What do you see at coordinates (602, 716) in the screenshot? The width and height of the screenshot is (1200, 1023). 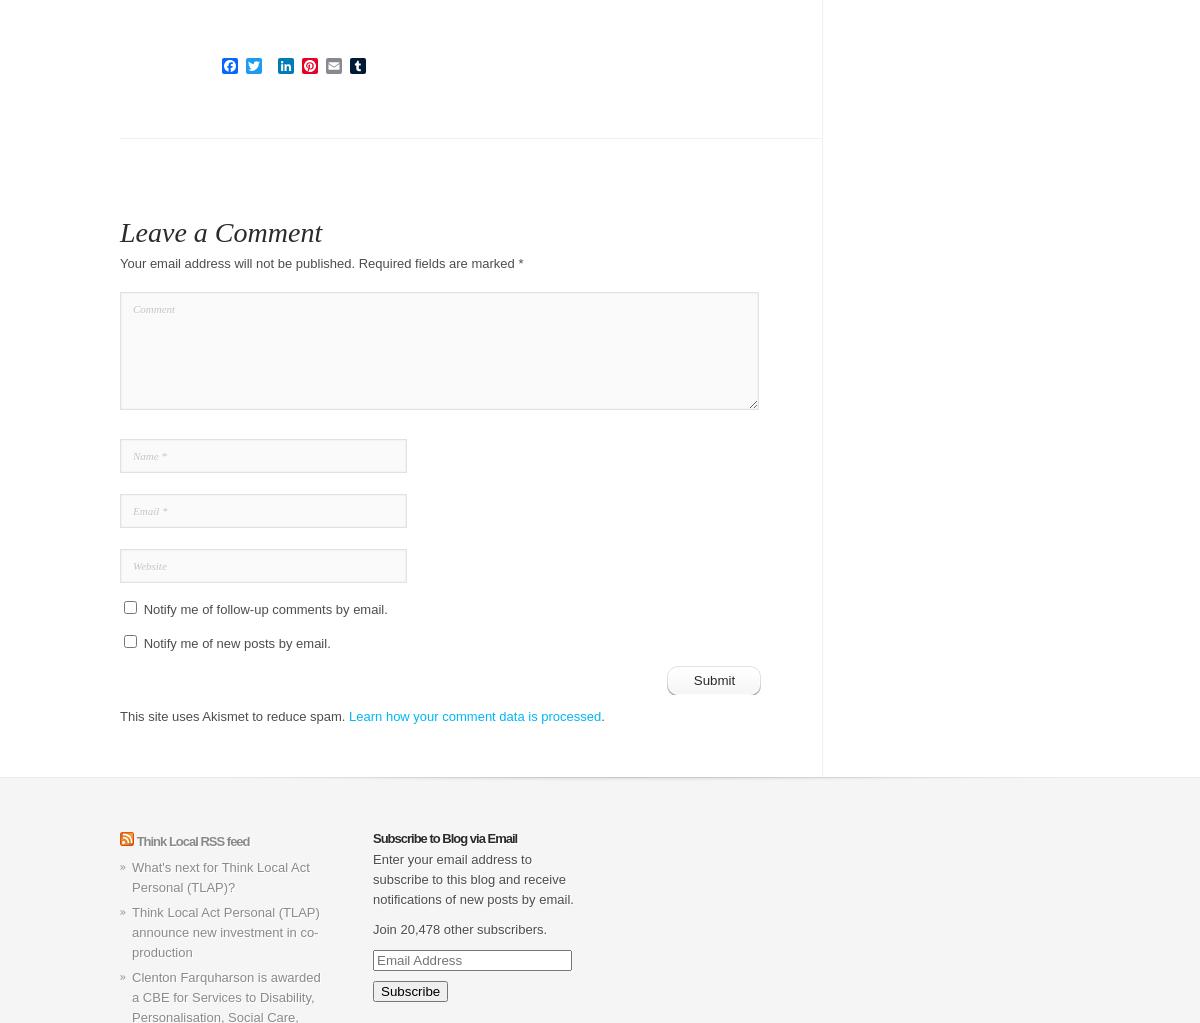 I see `'.'` at bounding box center [602, 716].